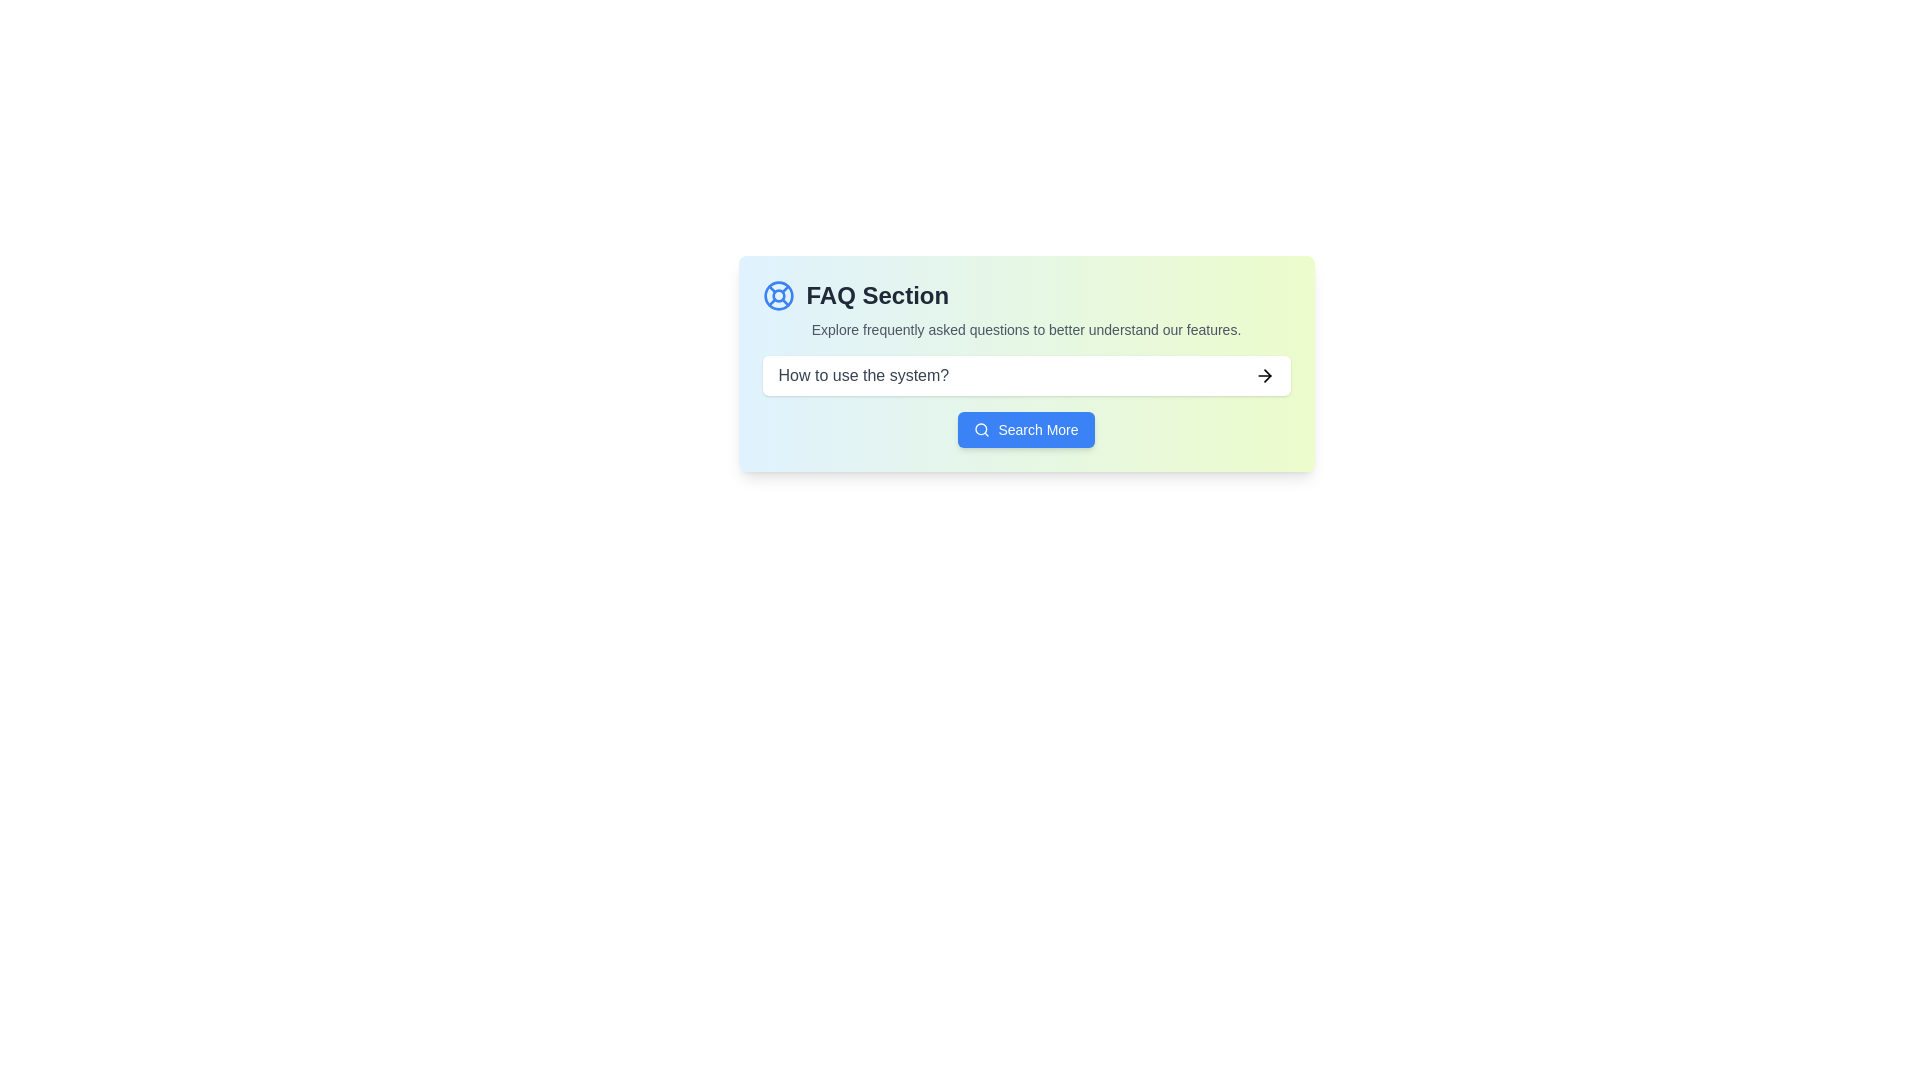 The width and height of the screenshot is (1920, 1080). What do you see at coordinates (1026, 428) in the screenshot?
I see `the blue rectangular button with rounded outline labeled 'Search More', located in the 'FAQ Section' box, to initiate the search action` at bounding box center [1026, 428].